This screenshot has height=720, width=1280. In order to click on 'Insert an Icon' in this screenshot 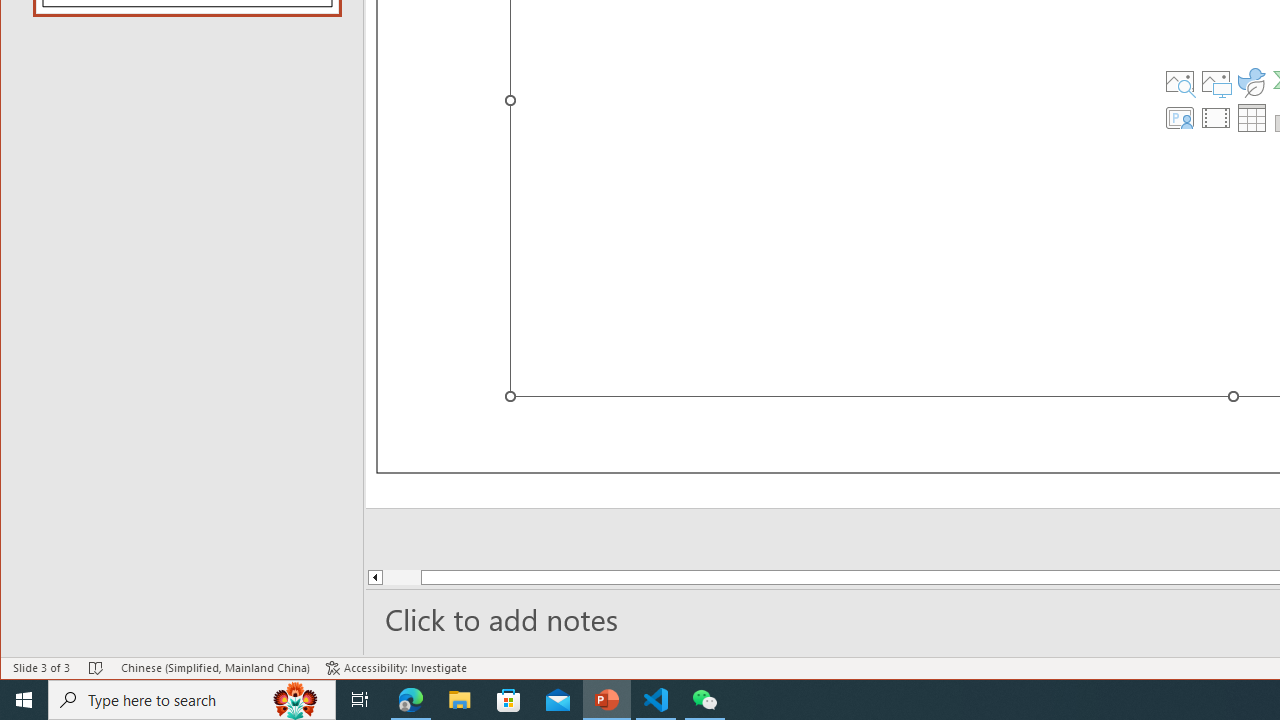, I will do `click(1251, 81)`.